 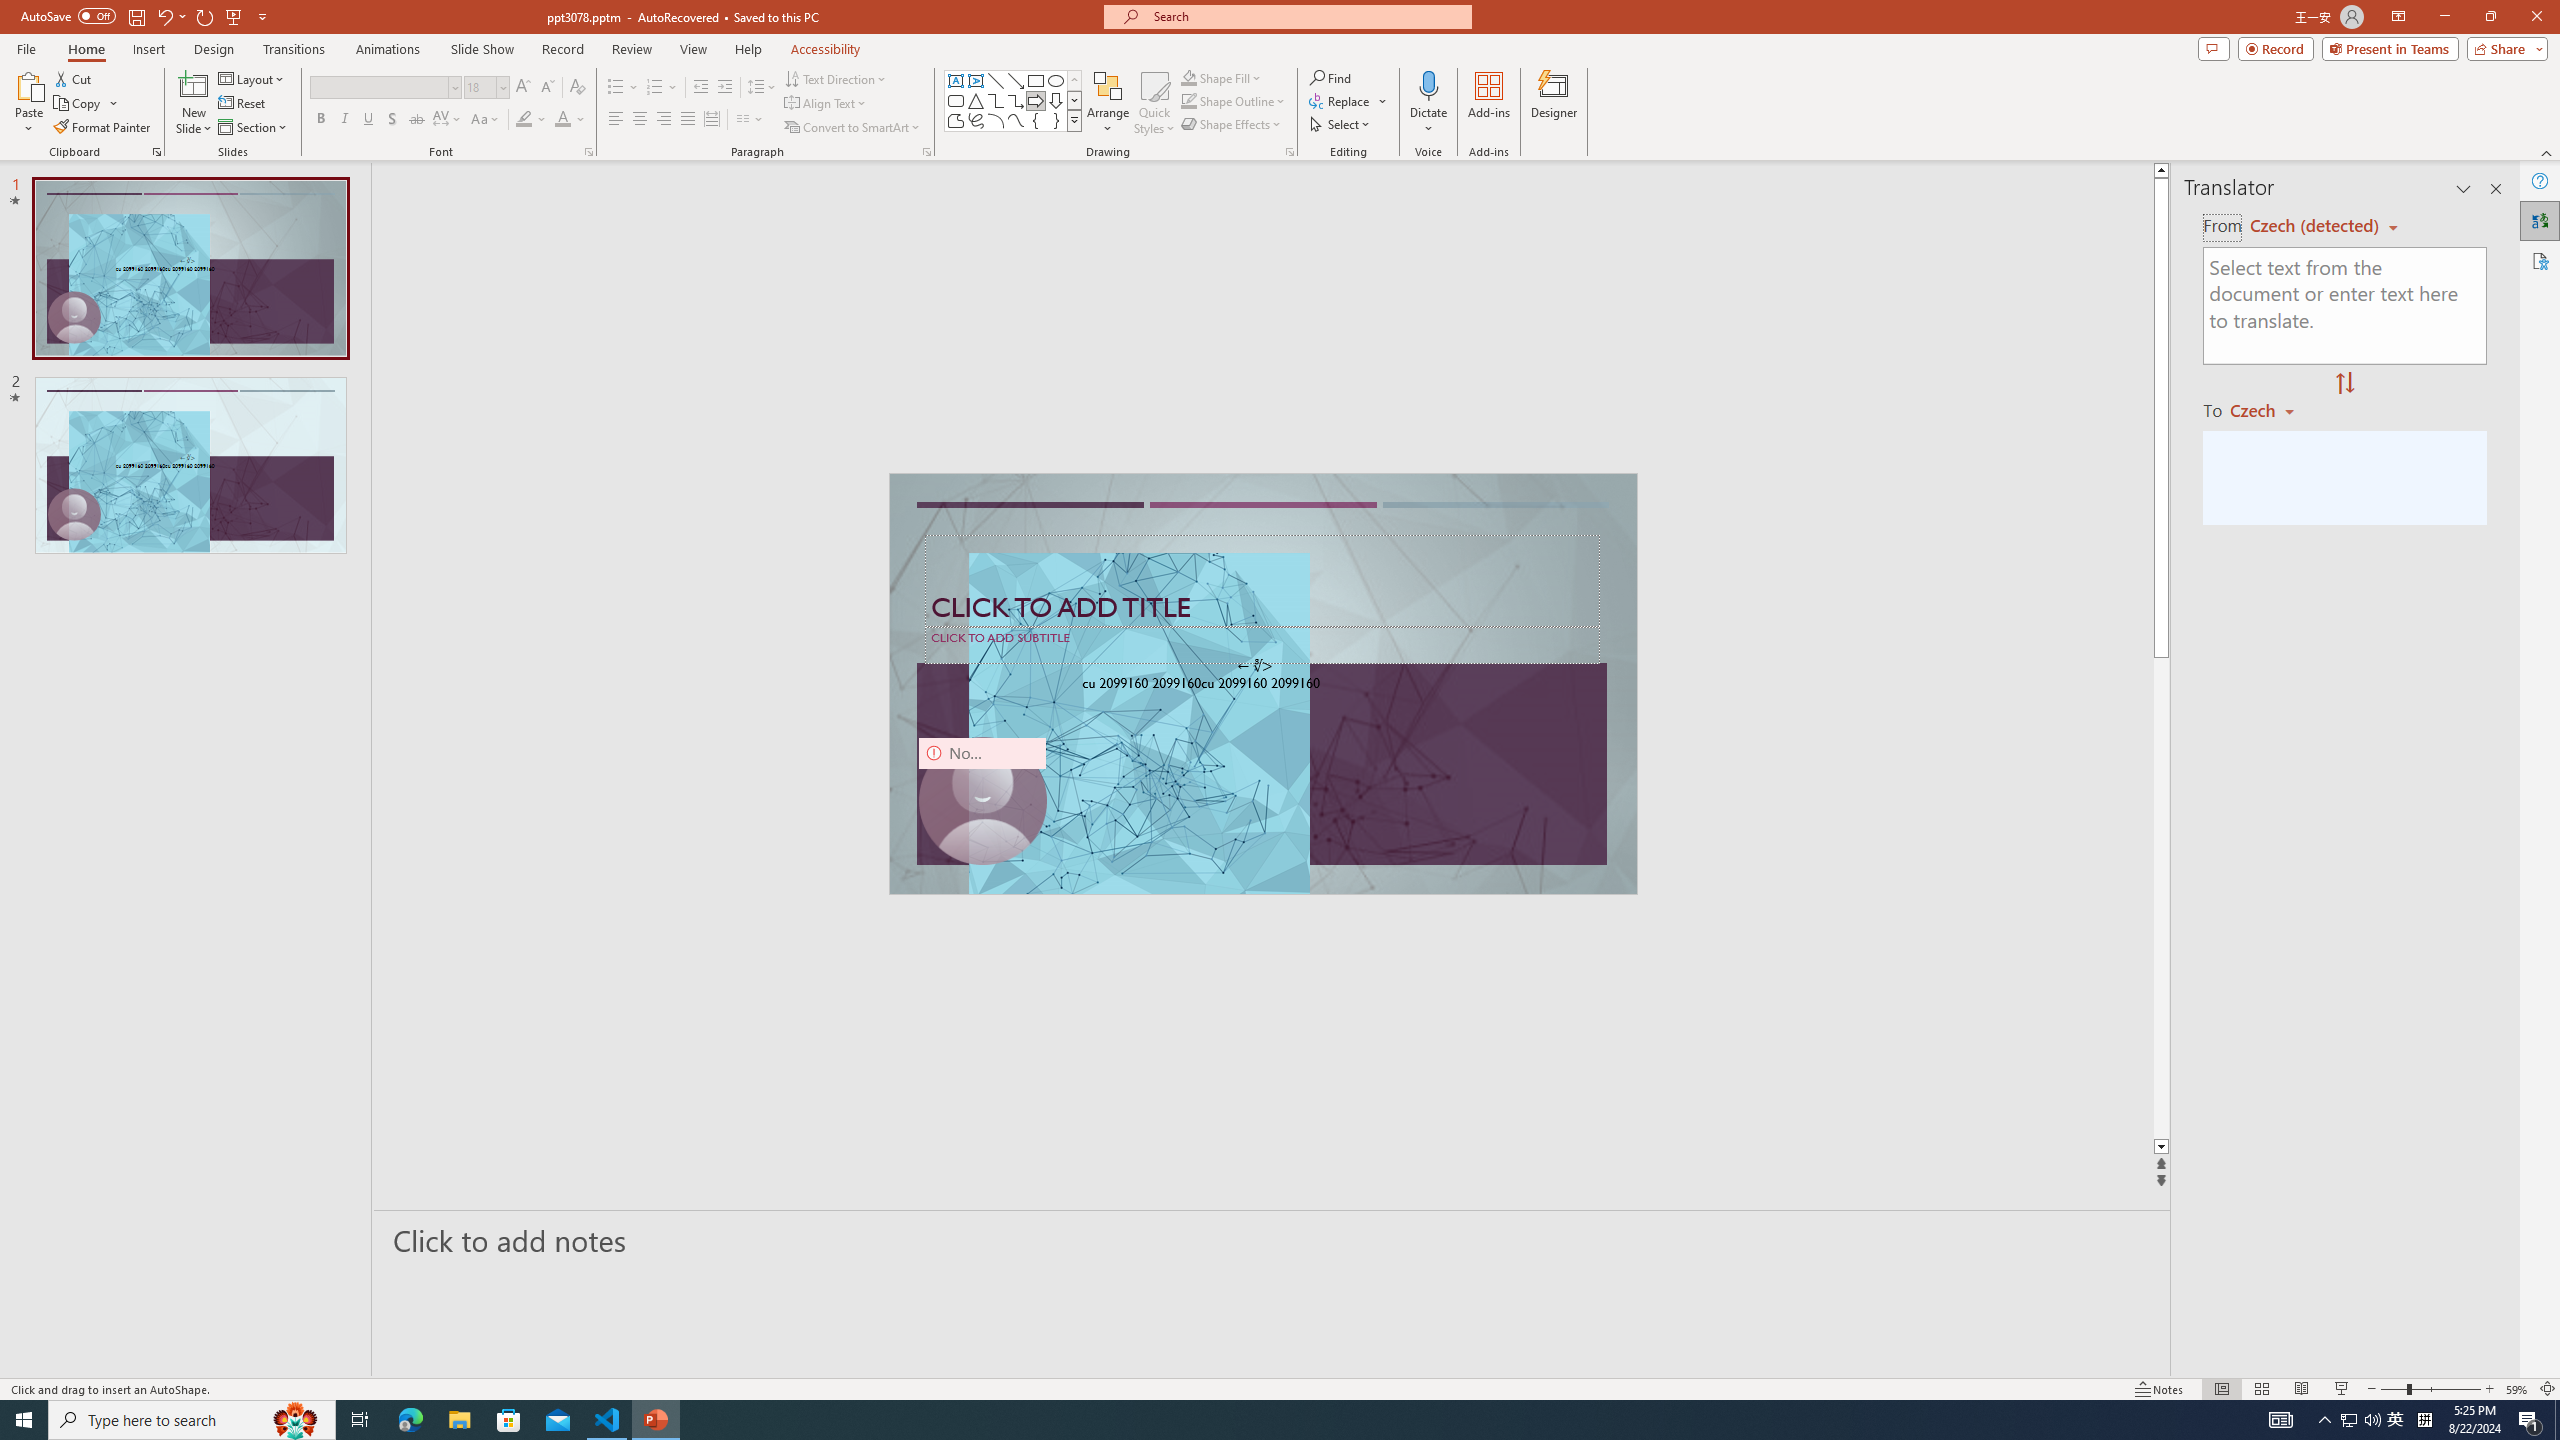 I want to click on 'wangyian_webcrawler - DSW', so click(x=41, y=438).